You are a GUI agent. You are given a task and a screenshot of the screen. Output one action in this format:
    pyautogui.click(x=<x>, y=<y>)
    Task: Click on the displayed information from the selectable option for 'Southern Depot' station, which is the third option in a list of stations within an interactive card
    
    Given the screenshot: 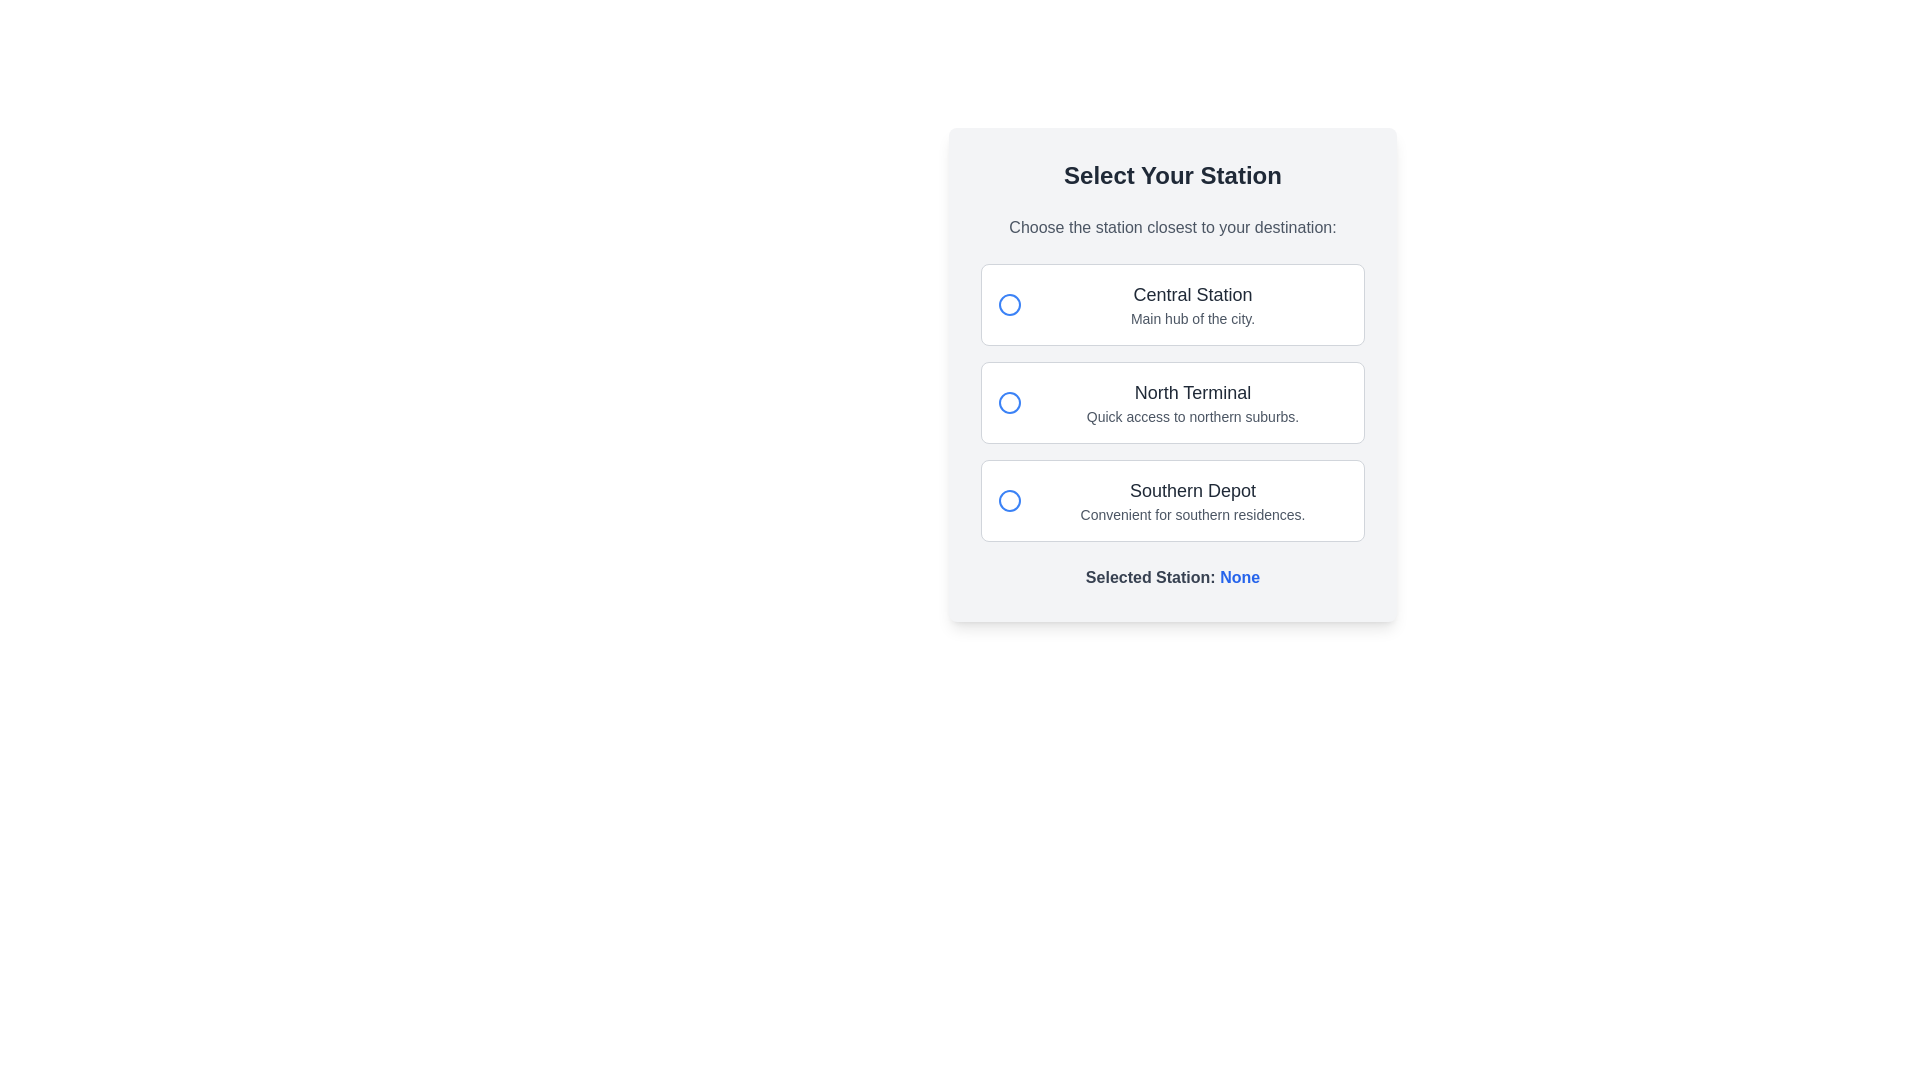 What is the action you would take?
    pyautogui.click(x=1193, y=500)
    